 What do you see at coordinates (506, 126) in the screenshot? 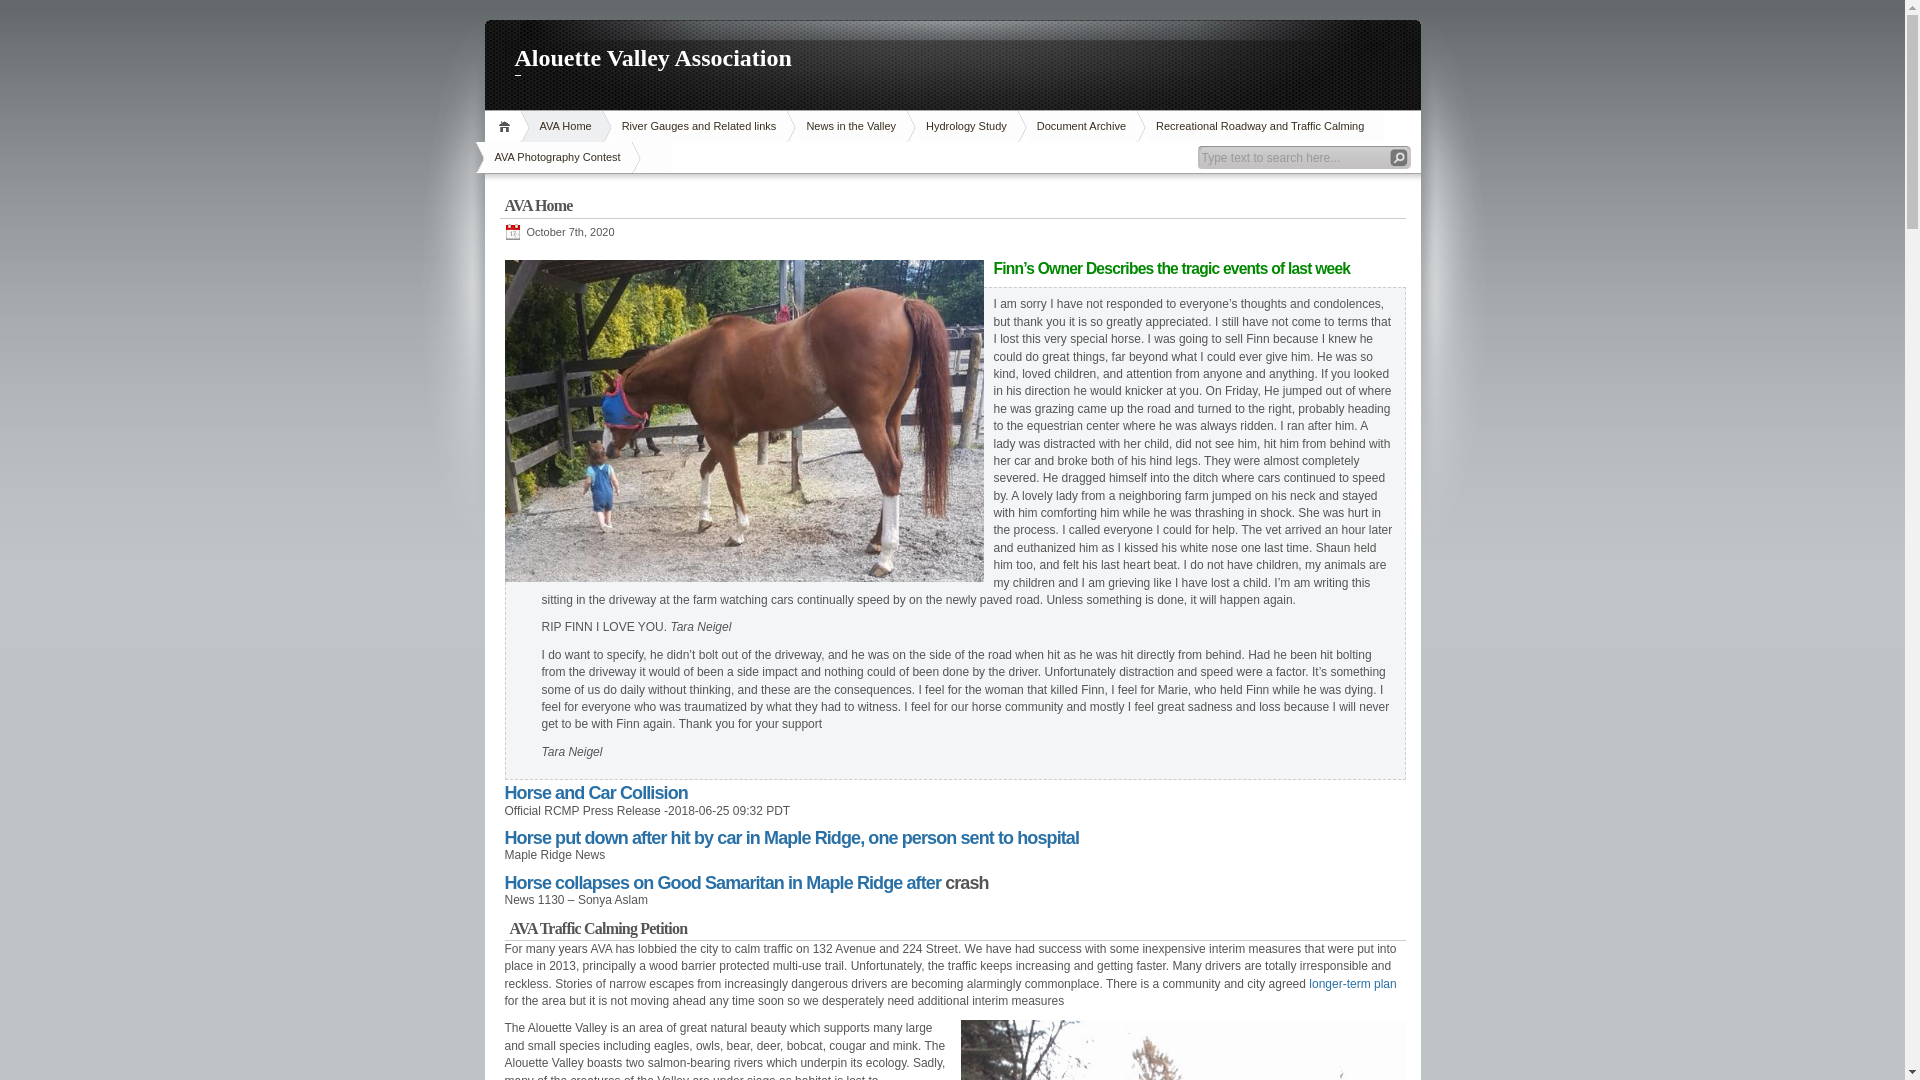
I see `'Home'` at bounding box center [506, 126].